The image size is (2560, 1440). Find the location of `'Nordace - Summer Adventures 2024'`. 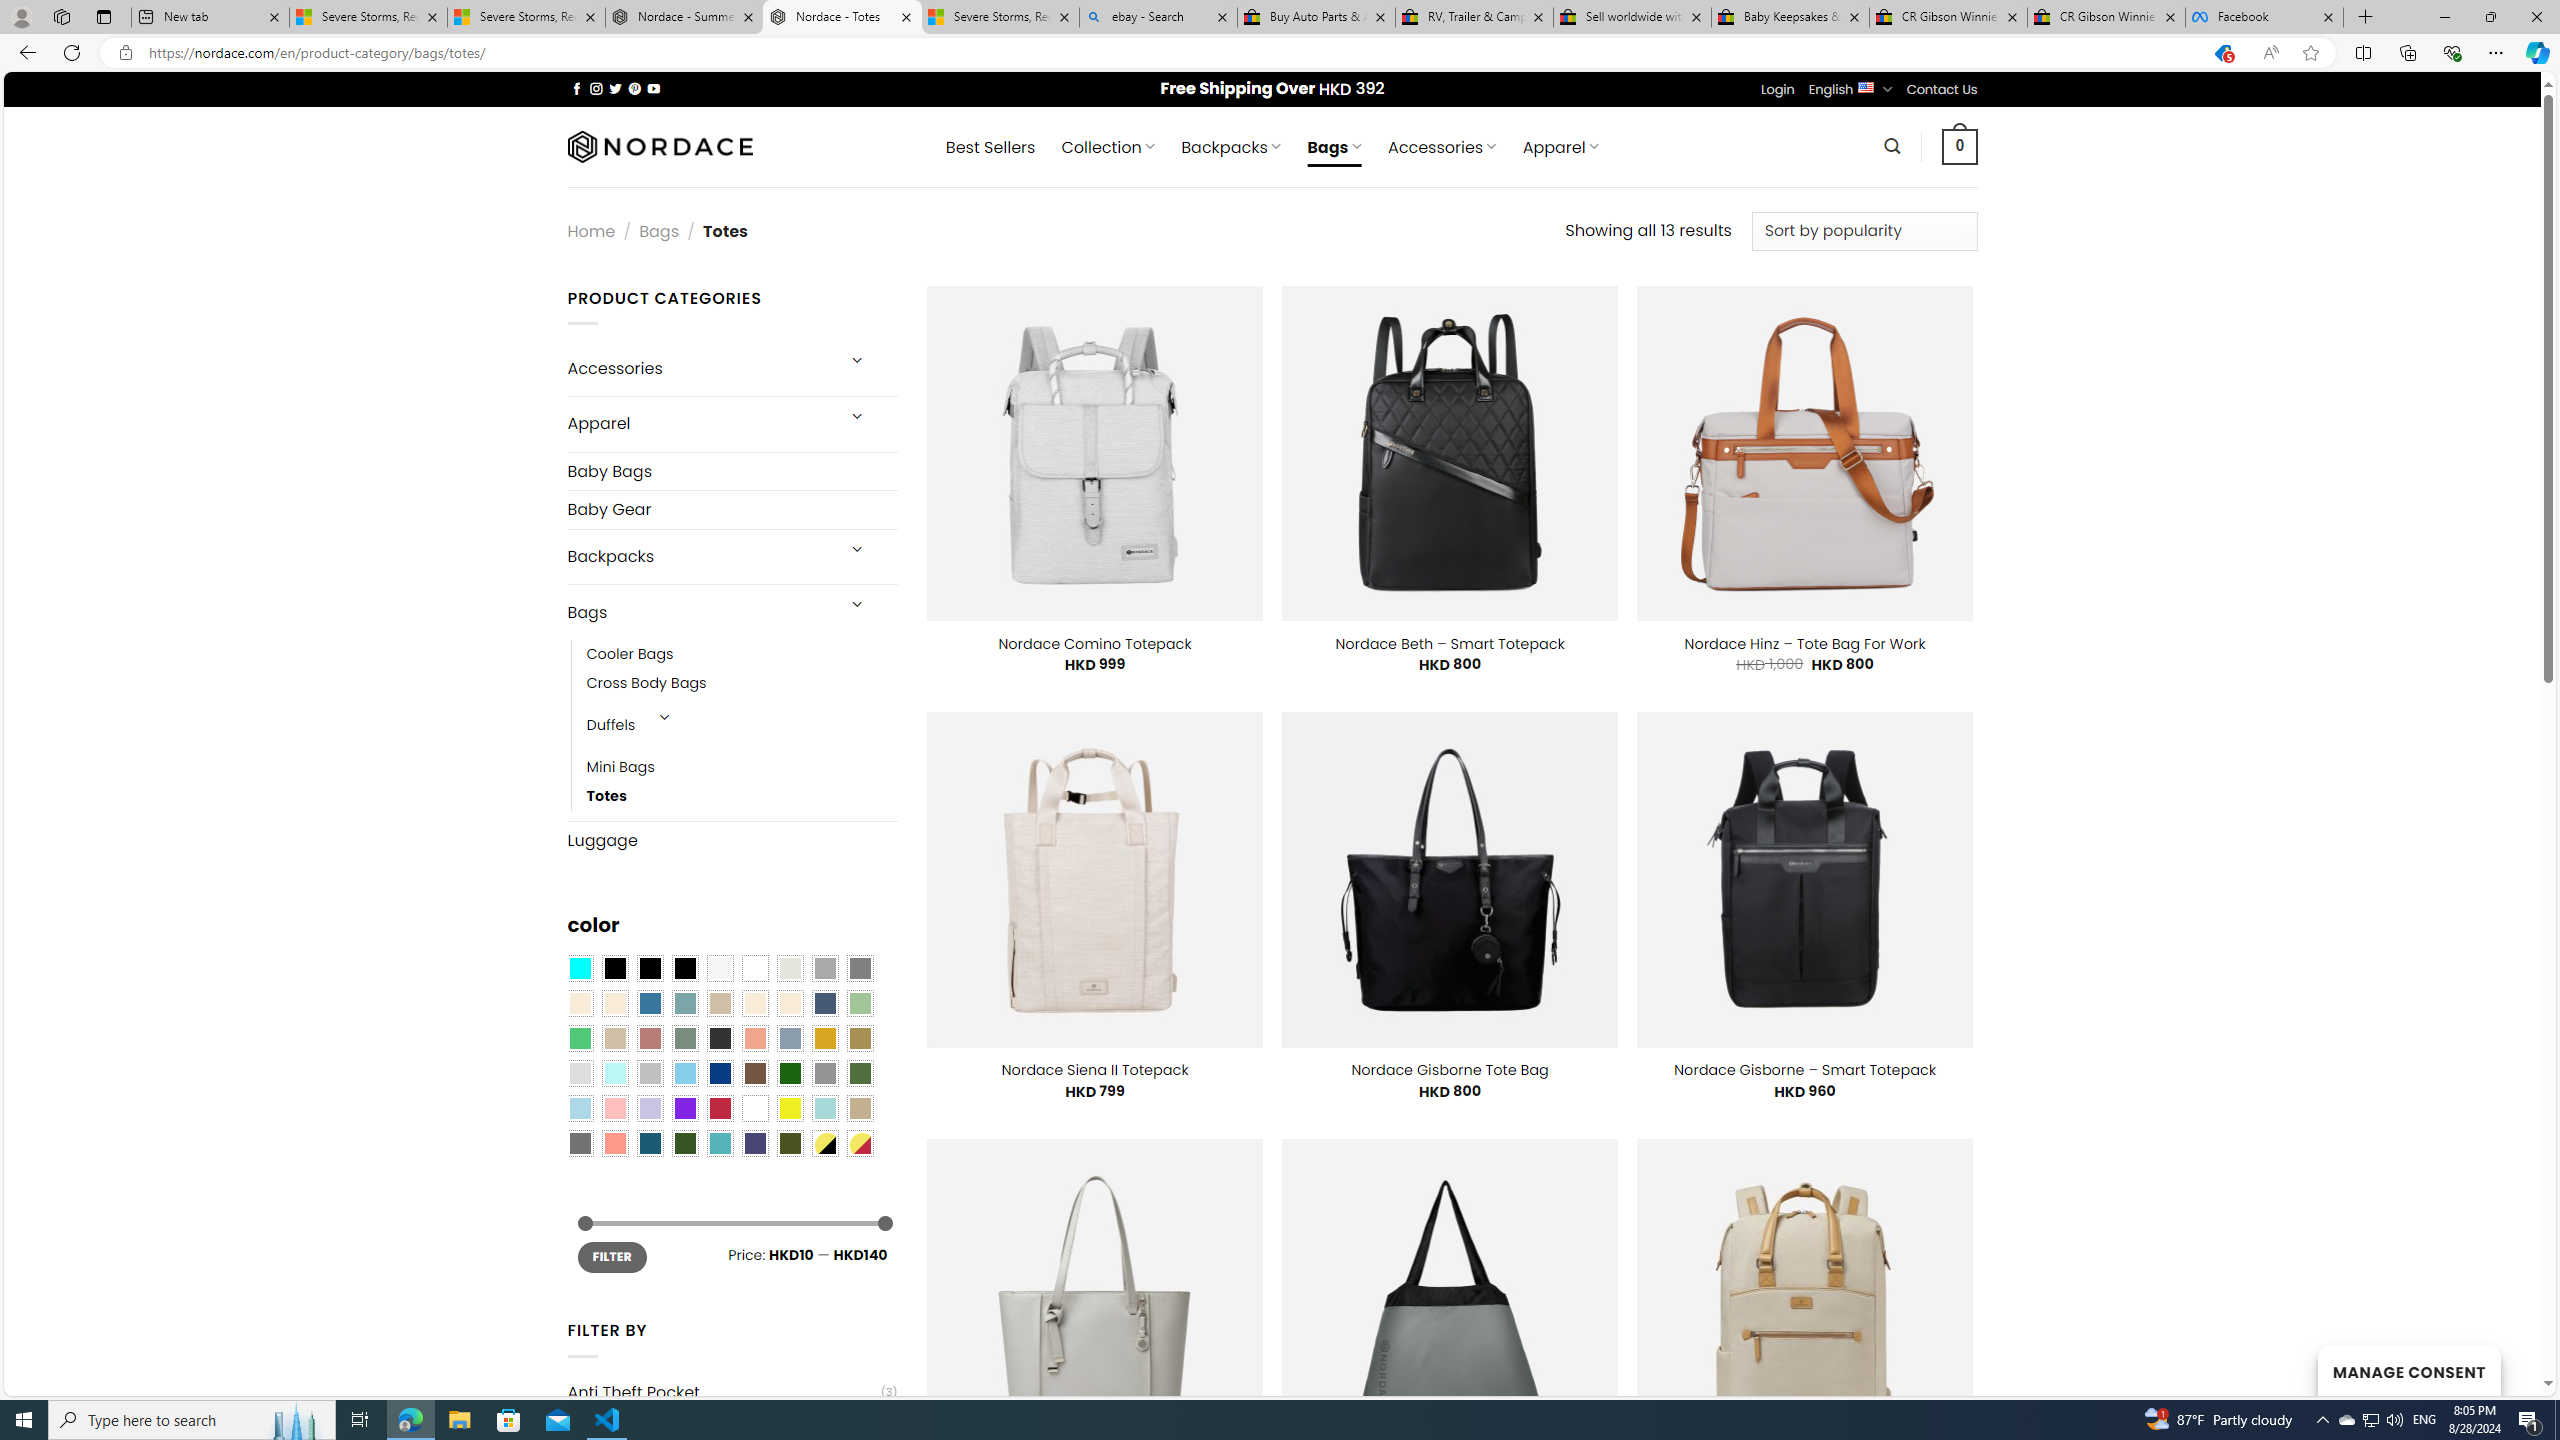

'Nordace - Summer Adventures 2024' is located at coordinates (684, 16).